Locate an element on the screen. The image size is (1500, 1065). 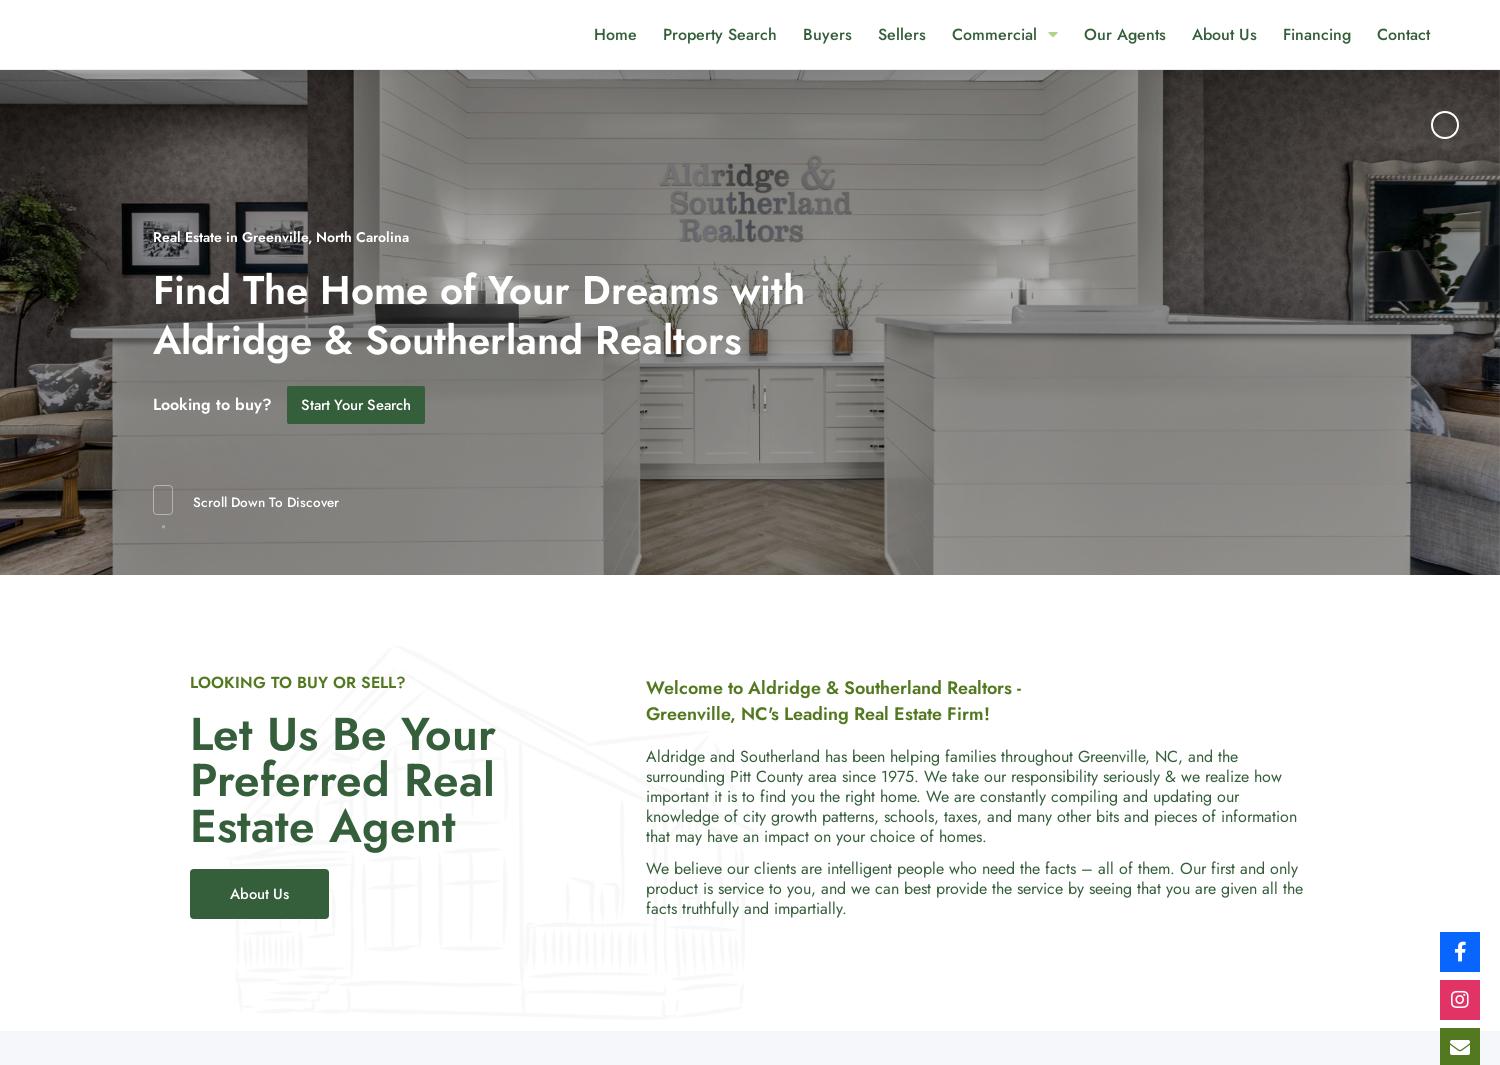
'About Us' is located at coordinates (228, 893).